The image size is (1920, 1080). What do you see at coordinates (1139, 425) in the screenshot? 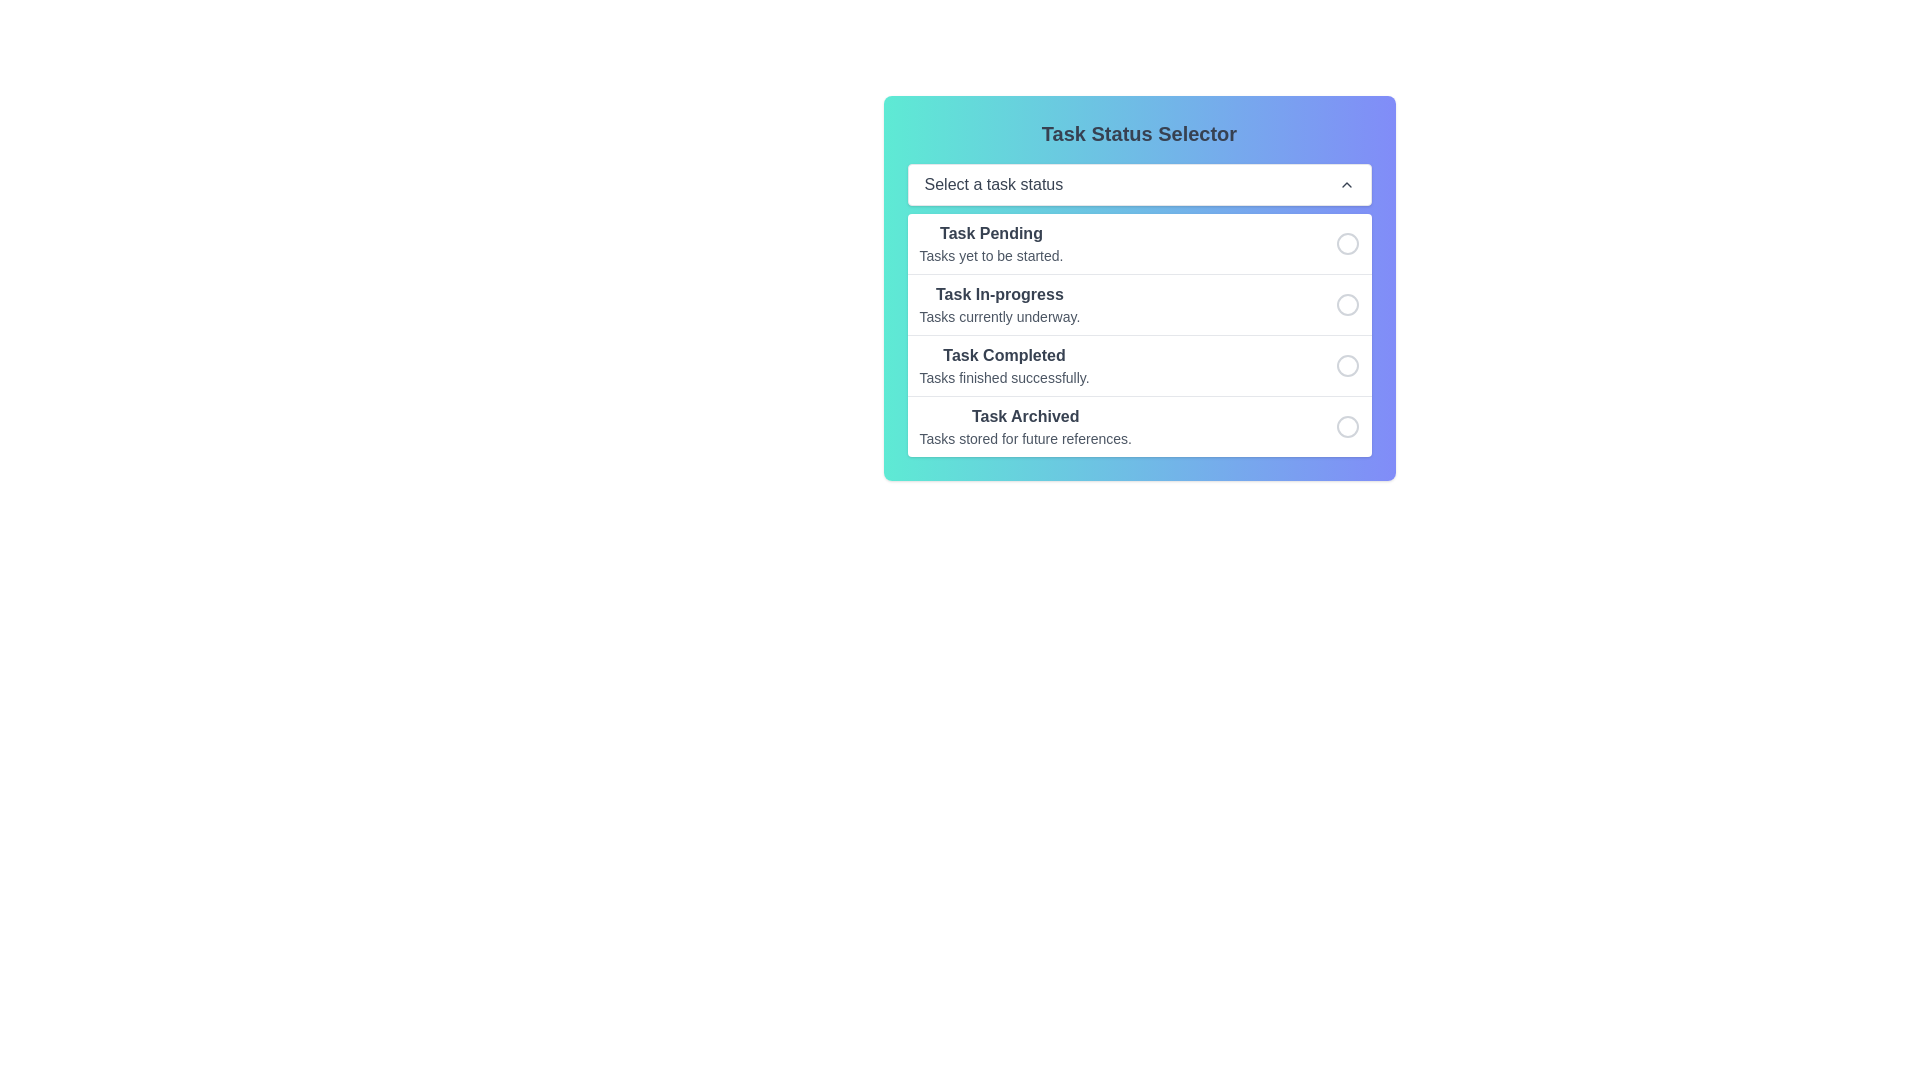
I see `the fourth list item titled 'Task Archived' in the dropdown menu` at bounding box center [1139, 425].